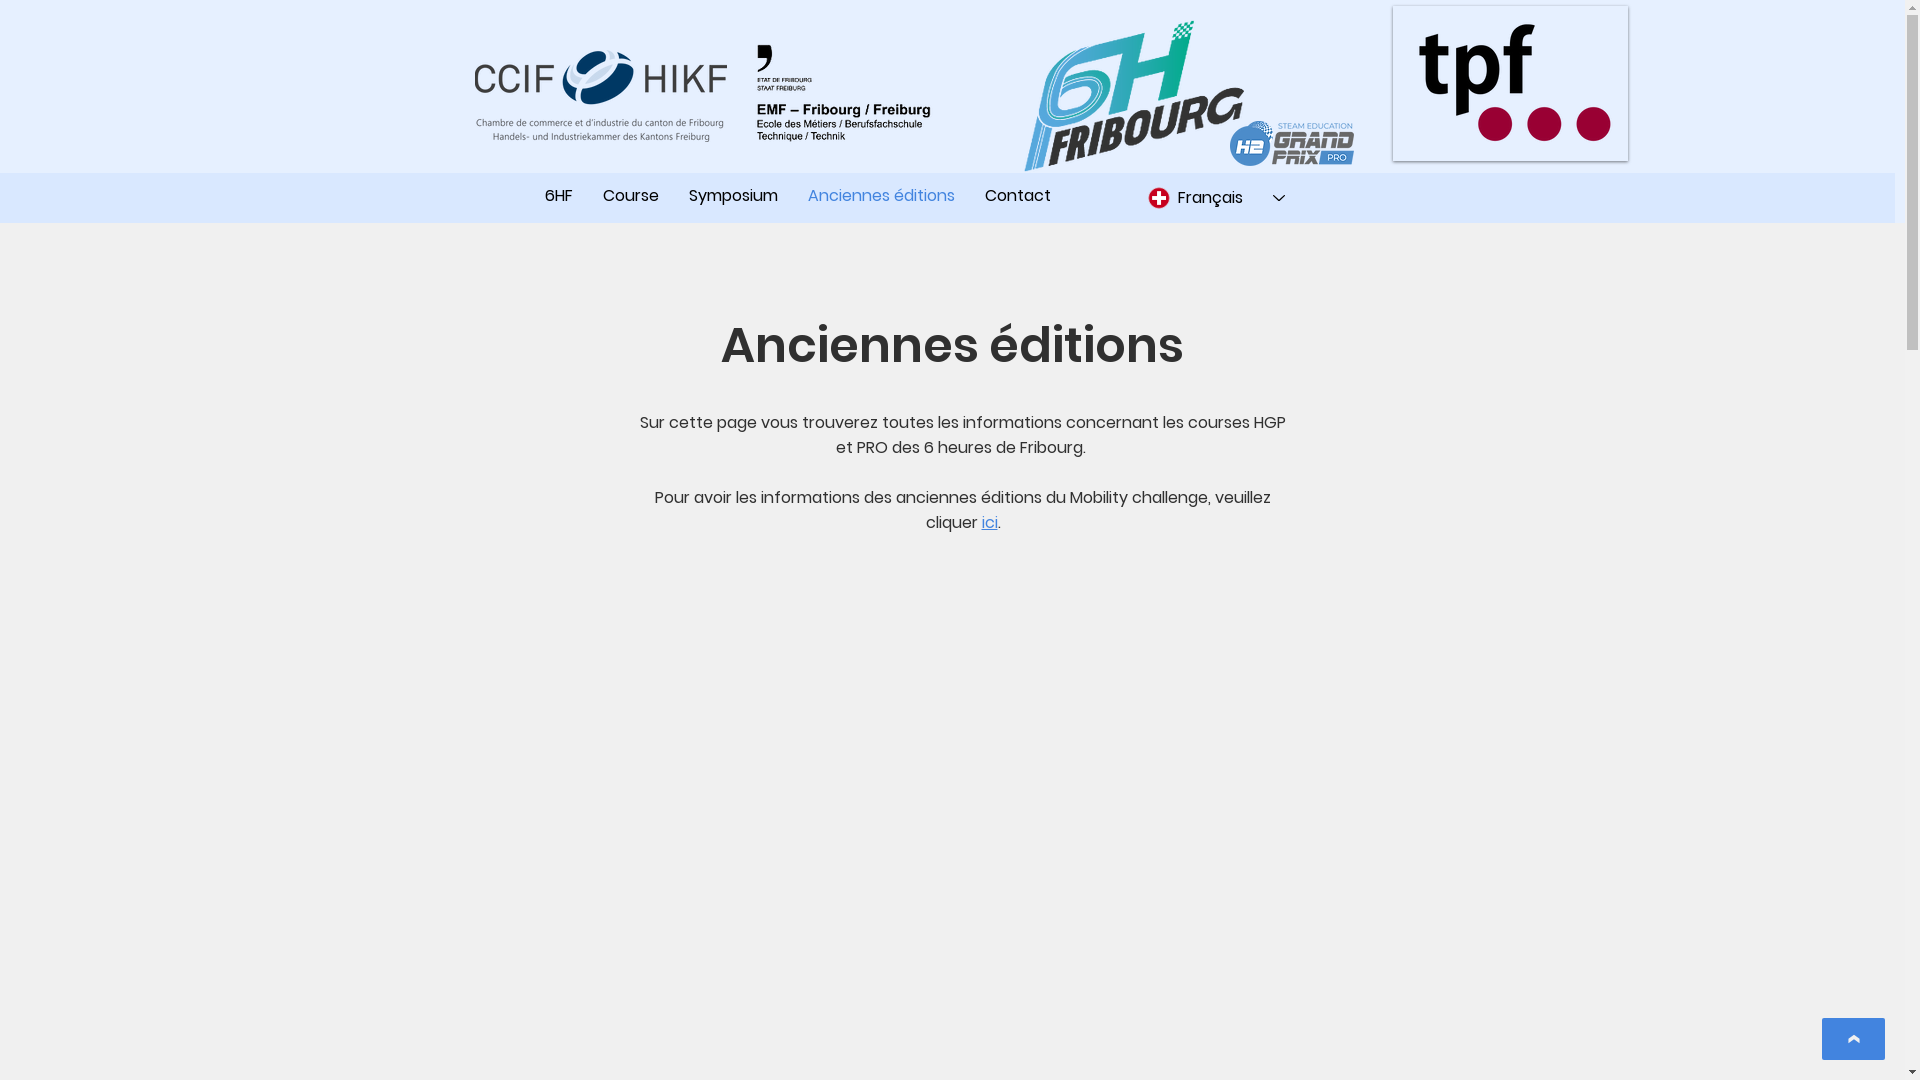 The height and width of the screenshot is (1080, 1920). Describe the element at coordinates (1017, 196) in the screenshot. I see `'Contact'` at that location.